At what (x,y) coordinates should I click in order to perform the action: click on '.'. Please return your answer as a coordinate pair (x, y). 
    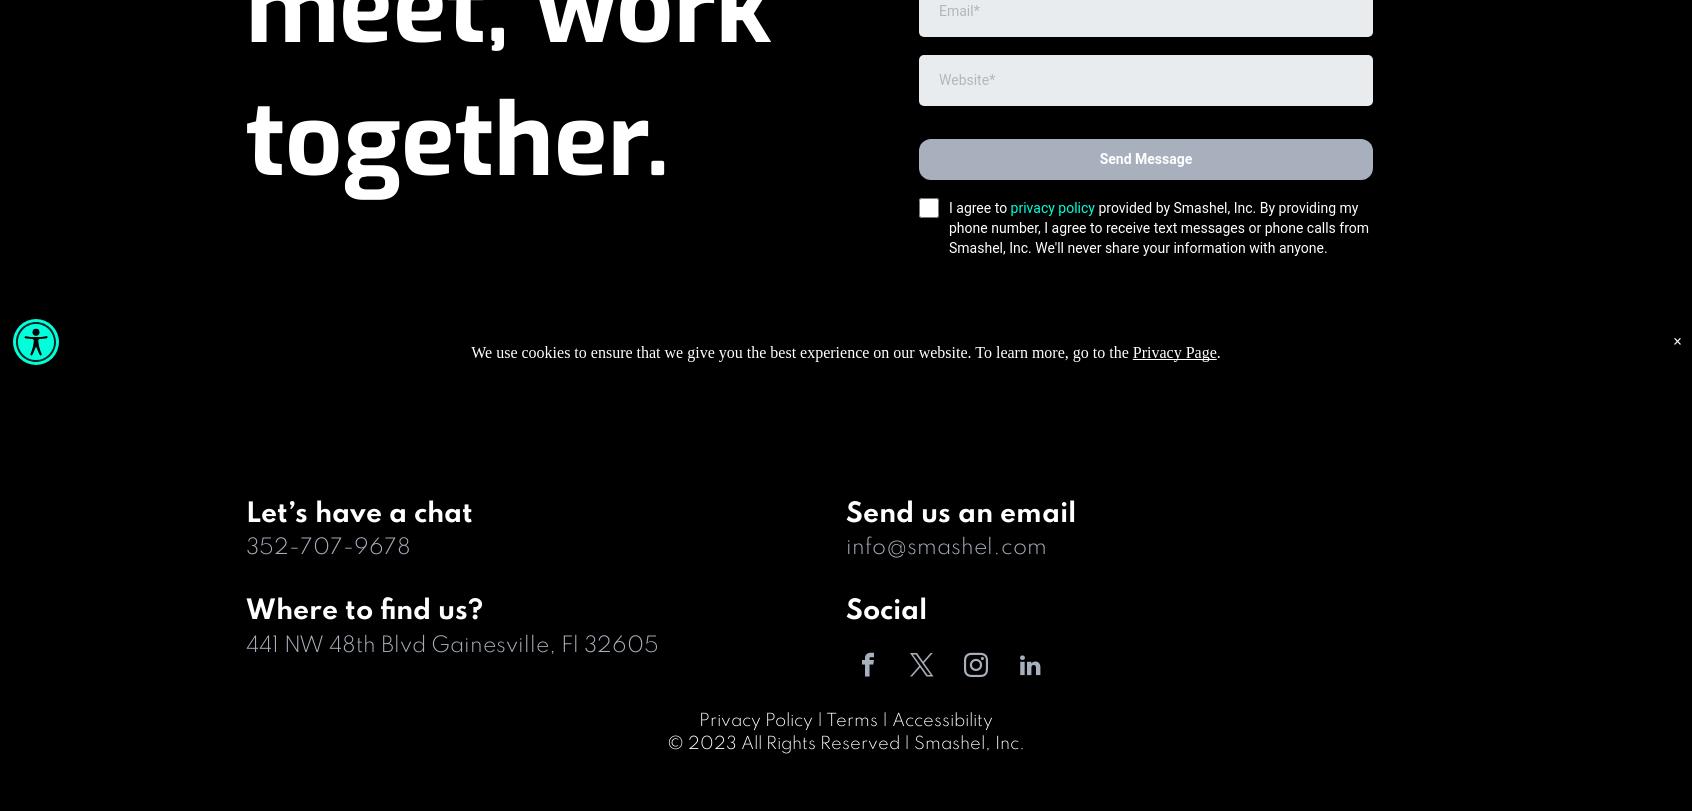
    Looking at the image, I should click on (1218, 352).